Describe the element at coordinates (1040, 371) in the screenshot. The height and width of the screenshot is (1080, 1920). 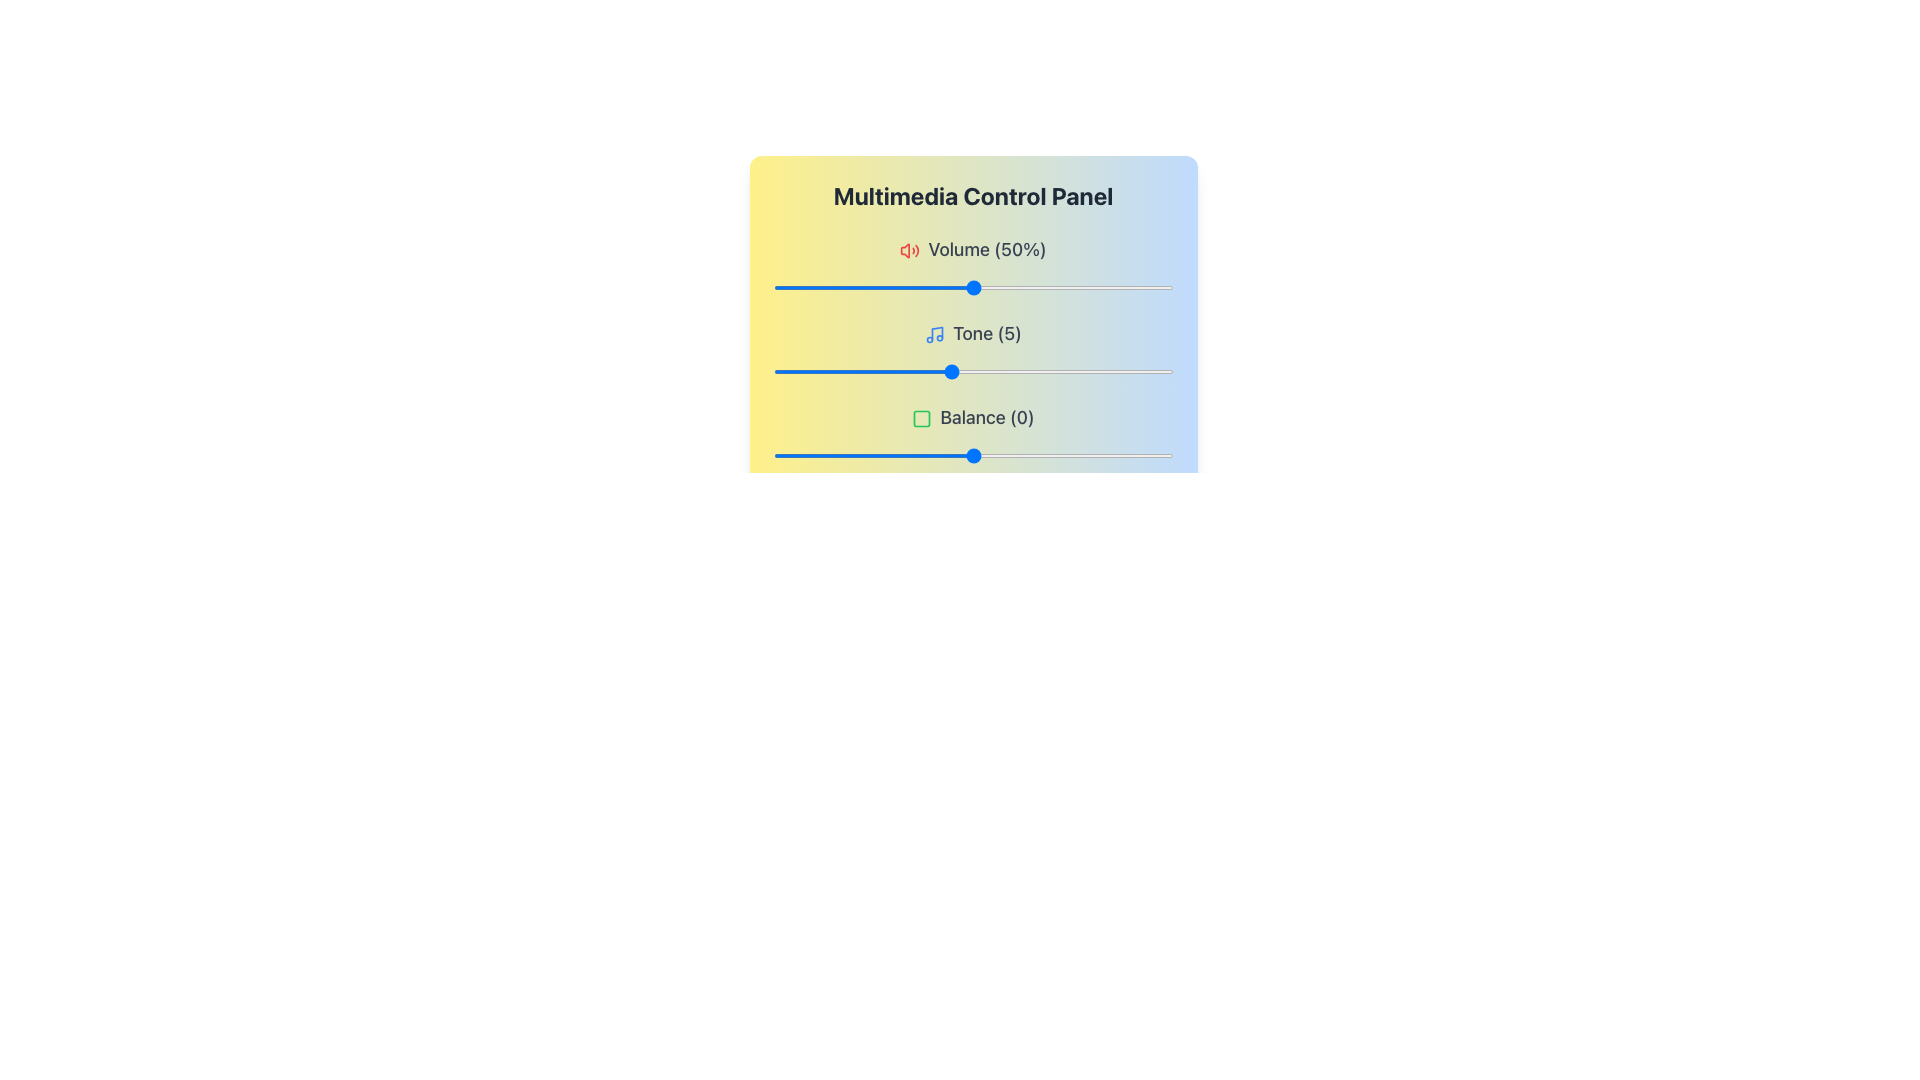
I see `the tone value` at that location.